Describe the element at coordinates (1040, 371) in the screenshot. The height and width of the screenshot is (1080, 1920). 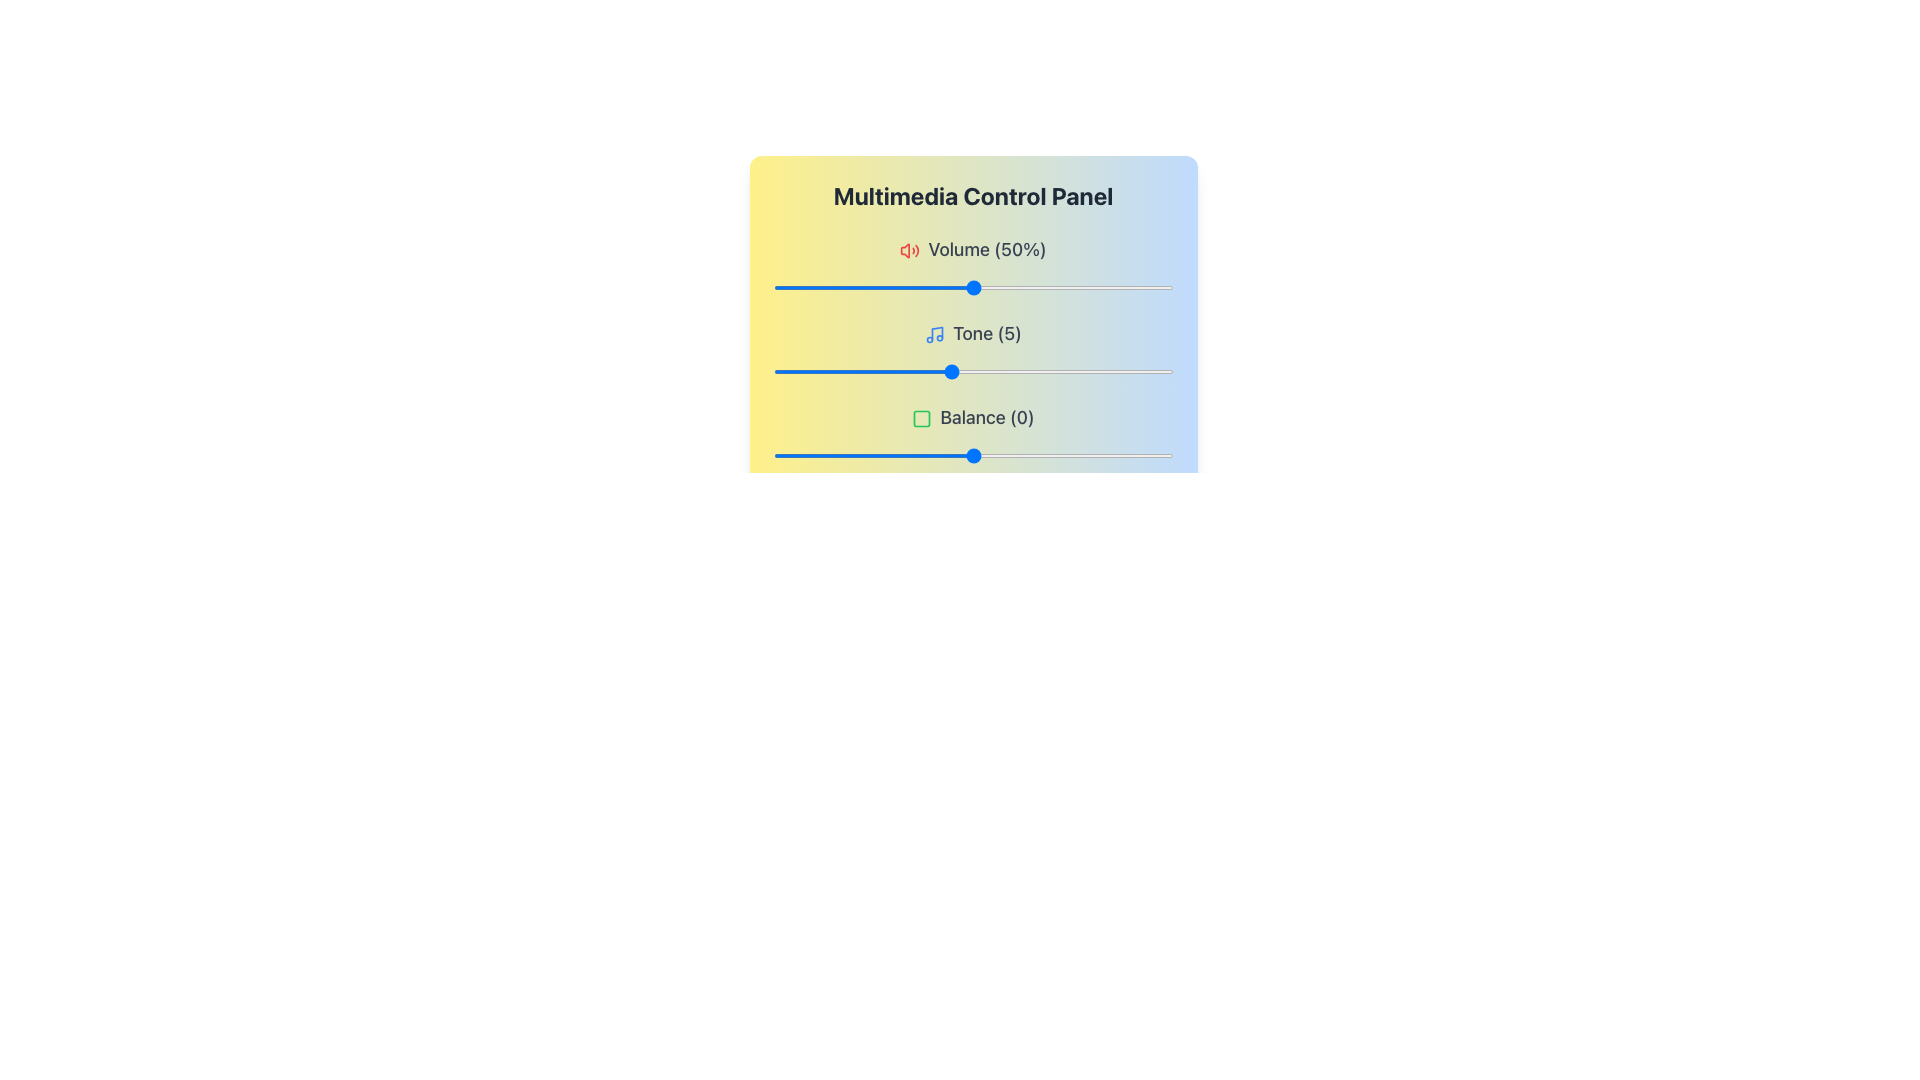
I see `the tone value` at that location.